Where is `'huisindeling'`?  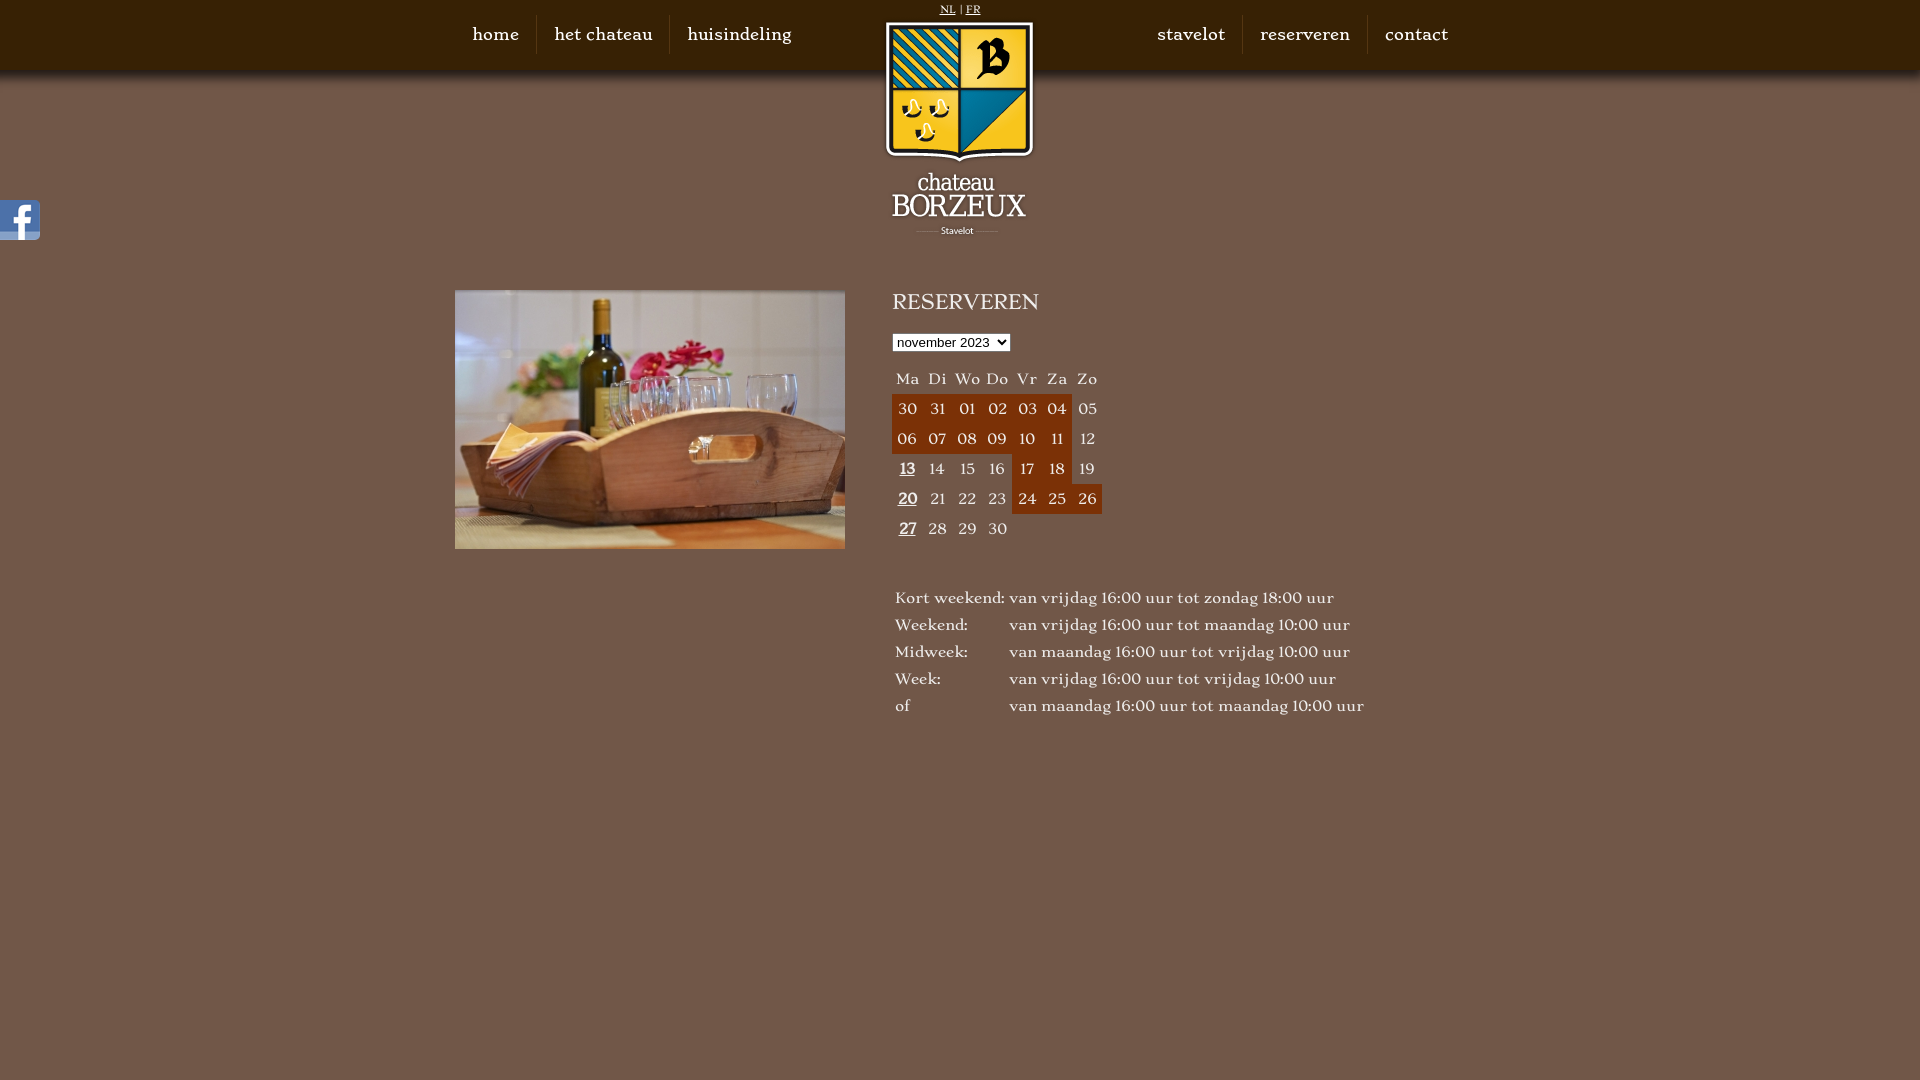
'huisindeling' is located at coordinates (738, 34).